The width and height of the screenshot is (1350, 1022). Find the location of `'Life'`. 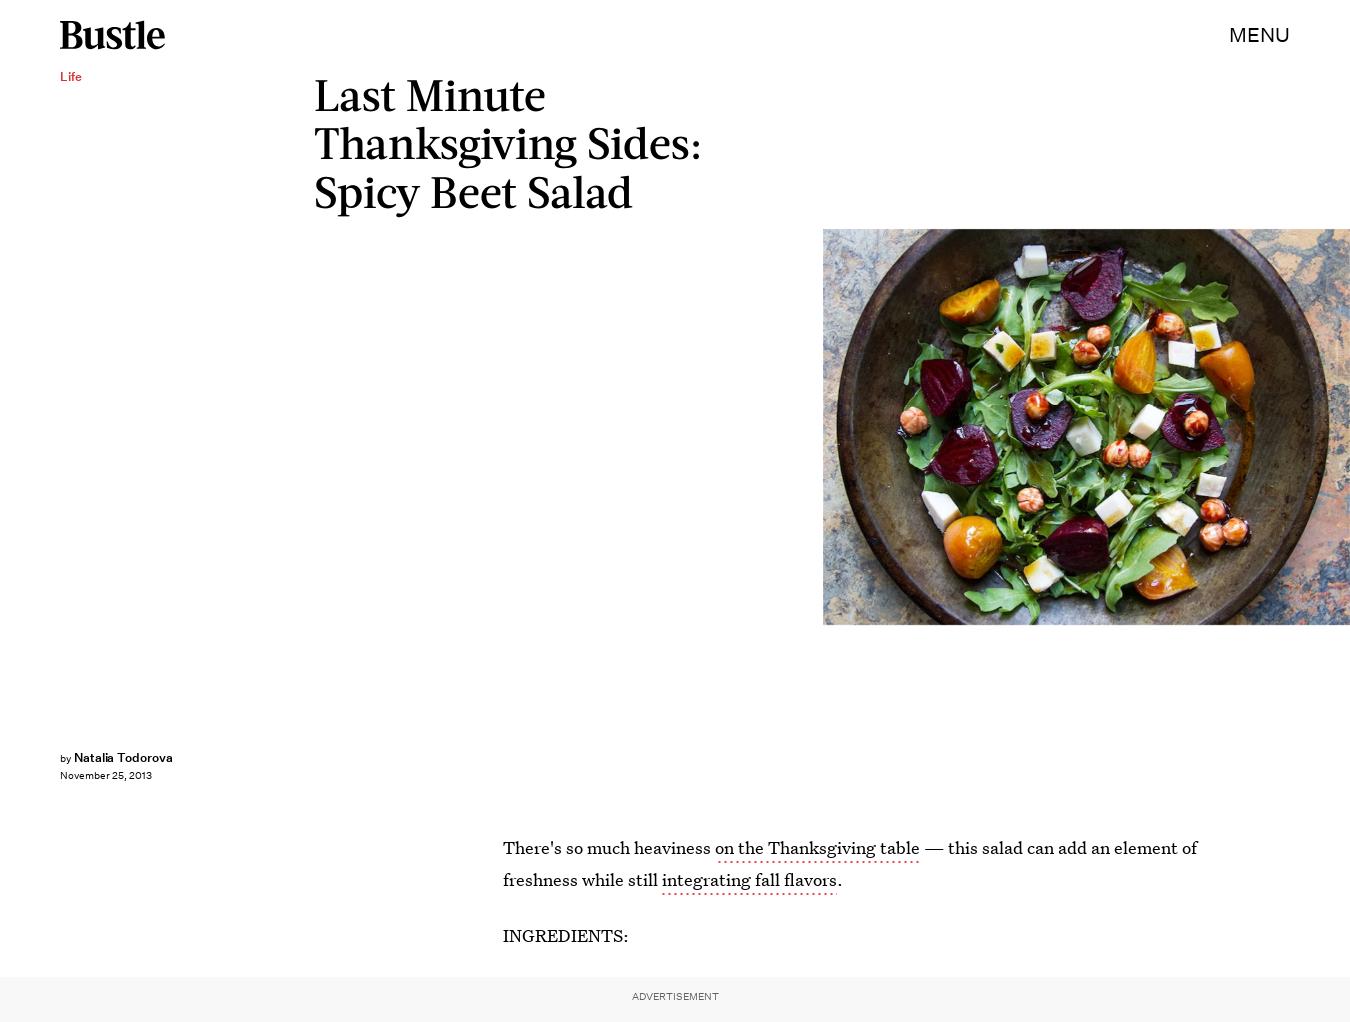

'Life' is located at coordinates (70, 75).